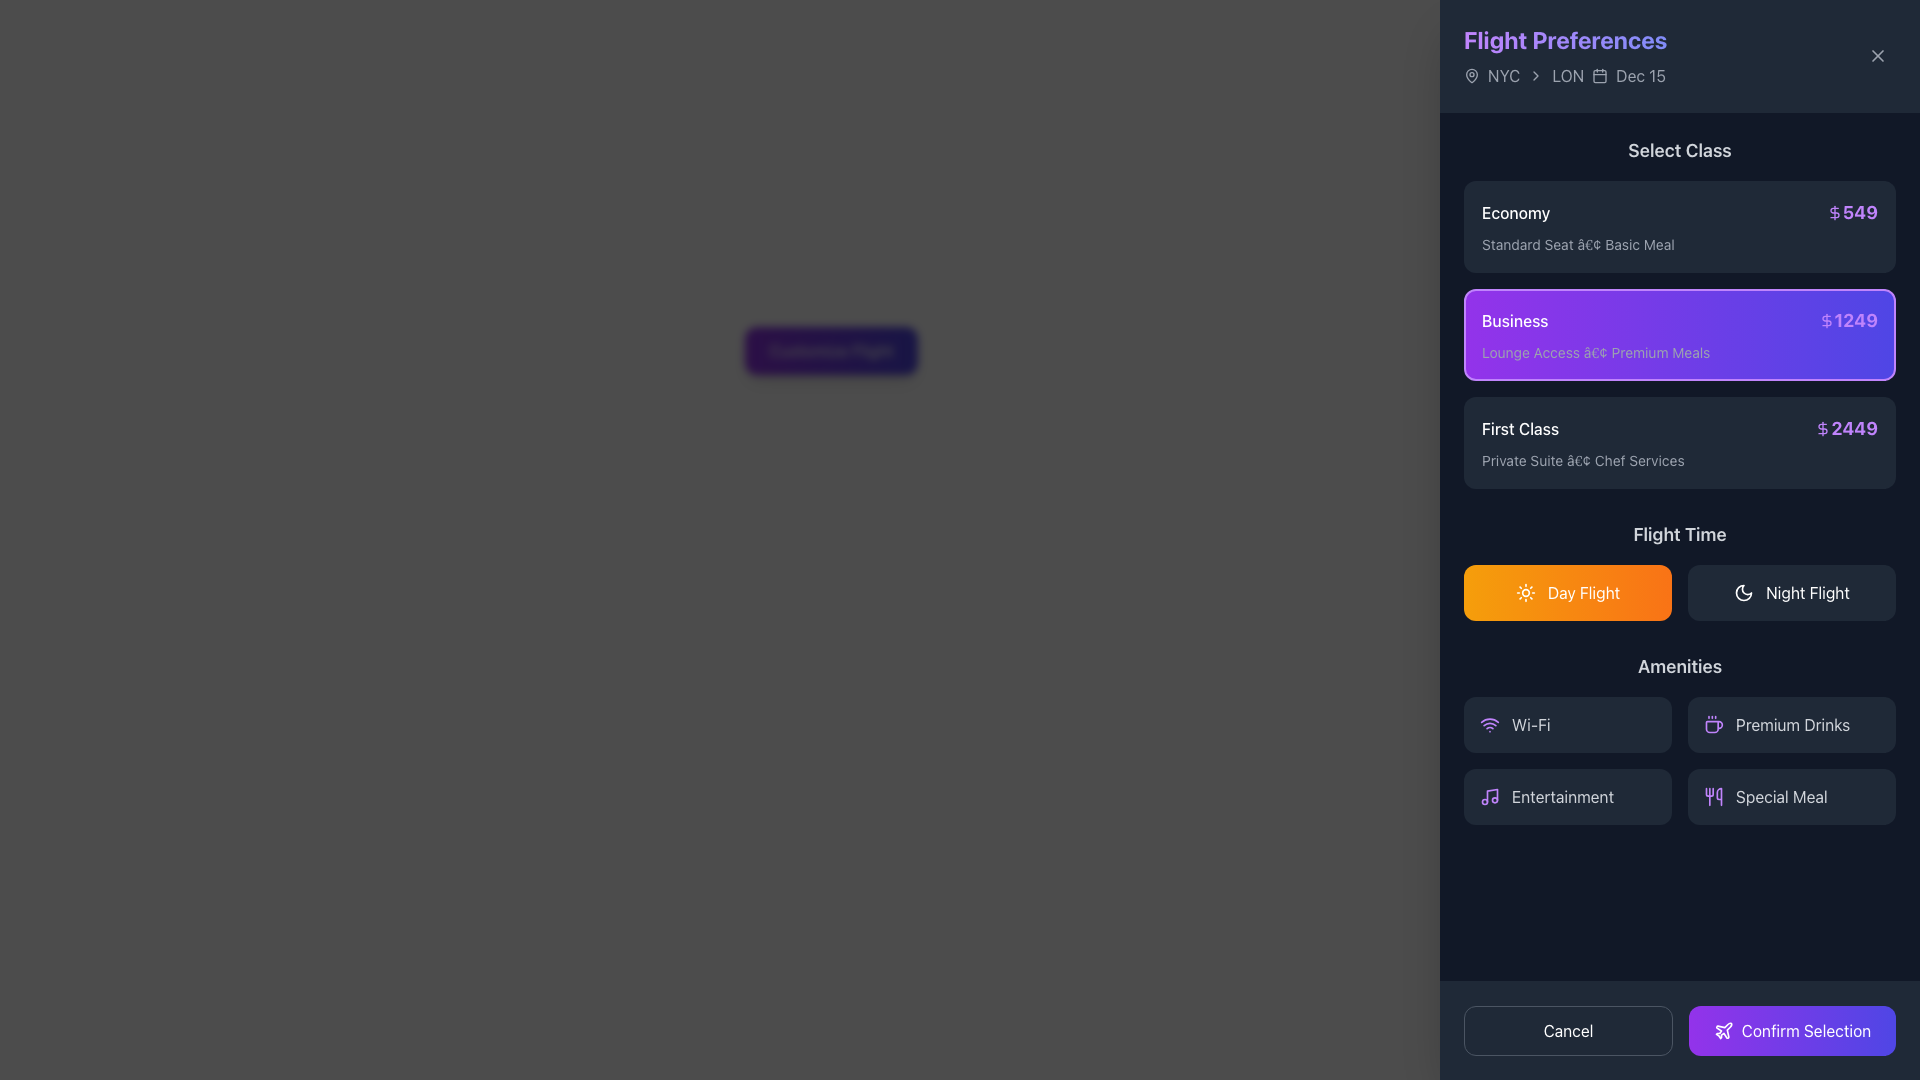 Image resolution: width=1920 pixels, height=1080 pixels. I want to click on the 'Business' radio button option, which has a gradient purple background and is the second option under the 'Select Class' section, so click(1680, 334).